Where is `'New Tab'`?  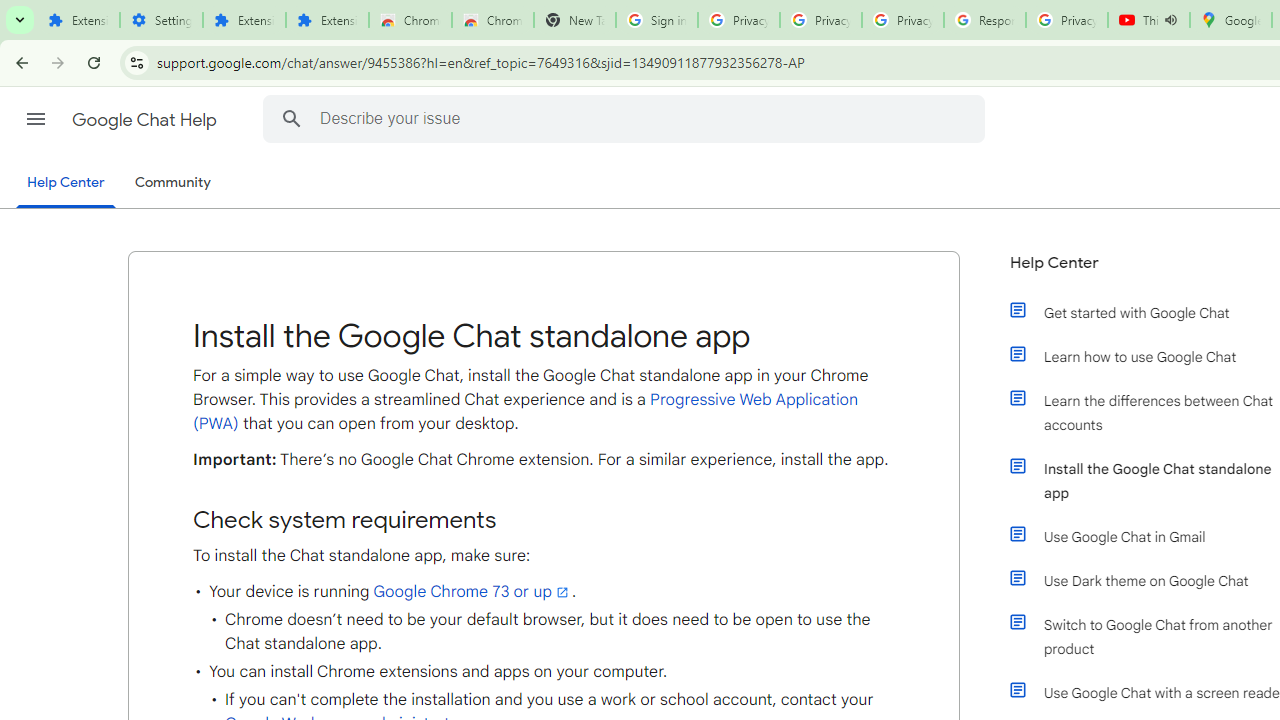
'New Tab' is located at coordinates (573, 20).